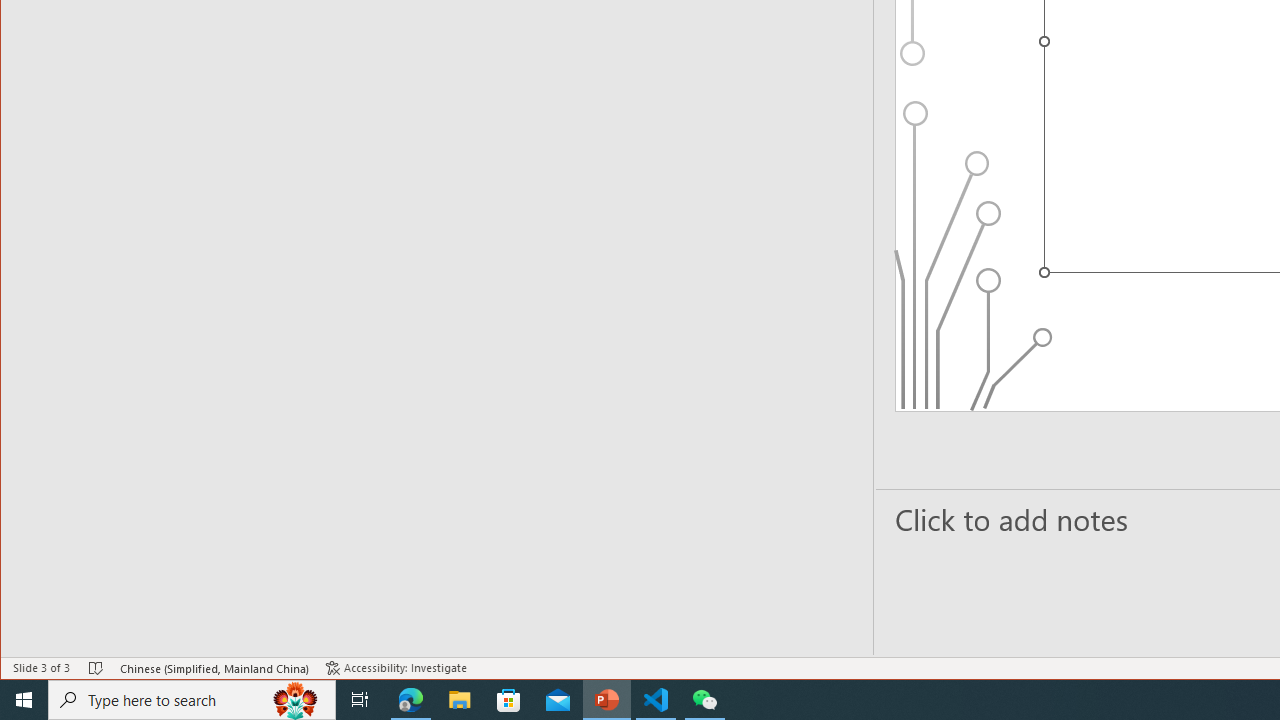  Describe the element at coordinates (95, 668) in the screenshot. I see `'Spell Check No Errors'` at that location.